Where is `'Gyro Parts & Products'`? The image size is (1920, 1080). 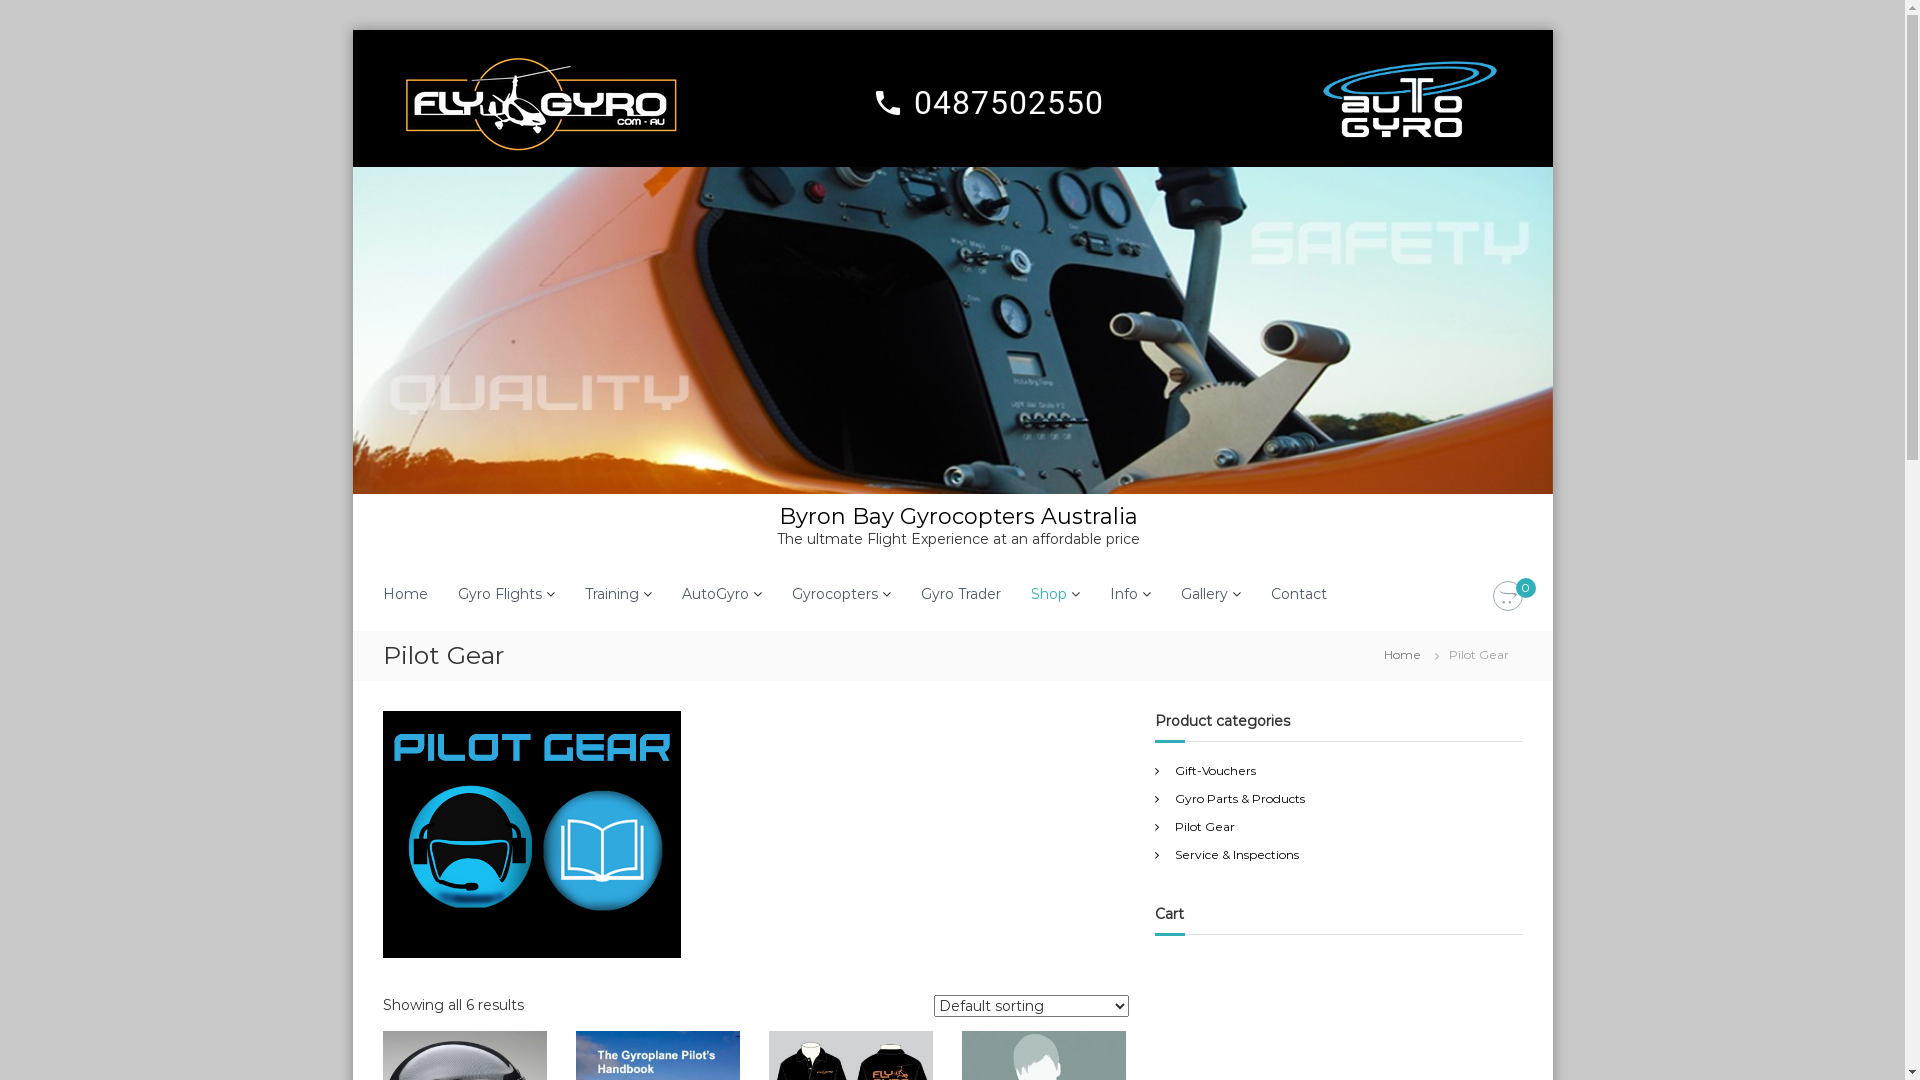
'Gyro Parts & Products' is located at coordinates (1238, 796).